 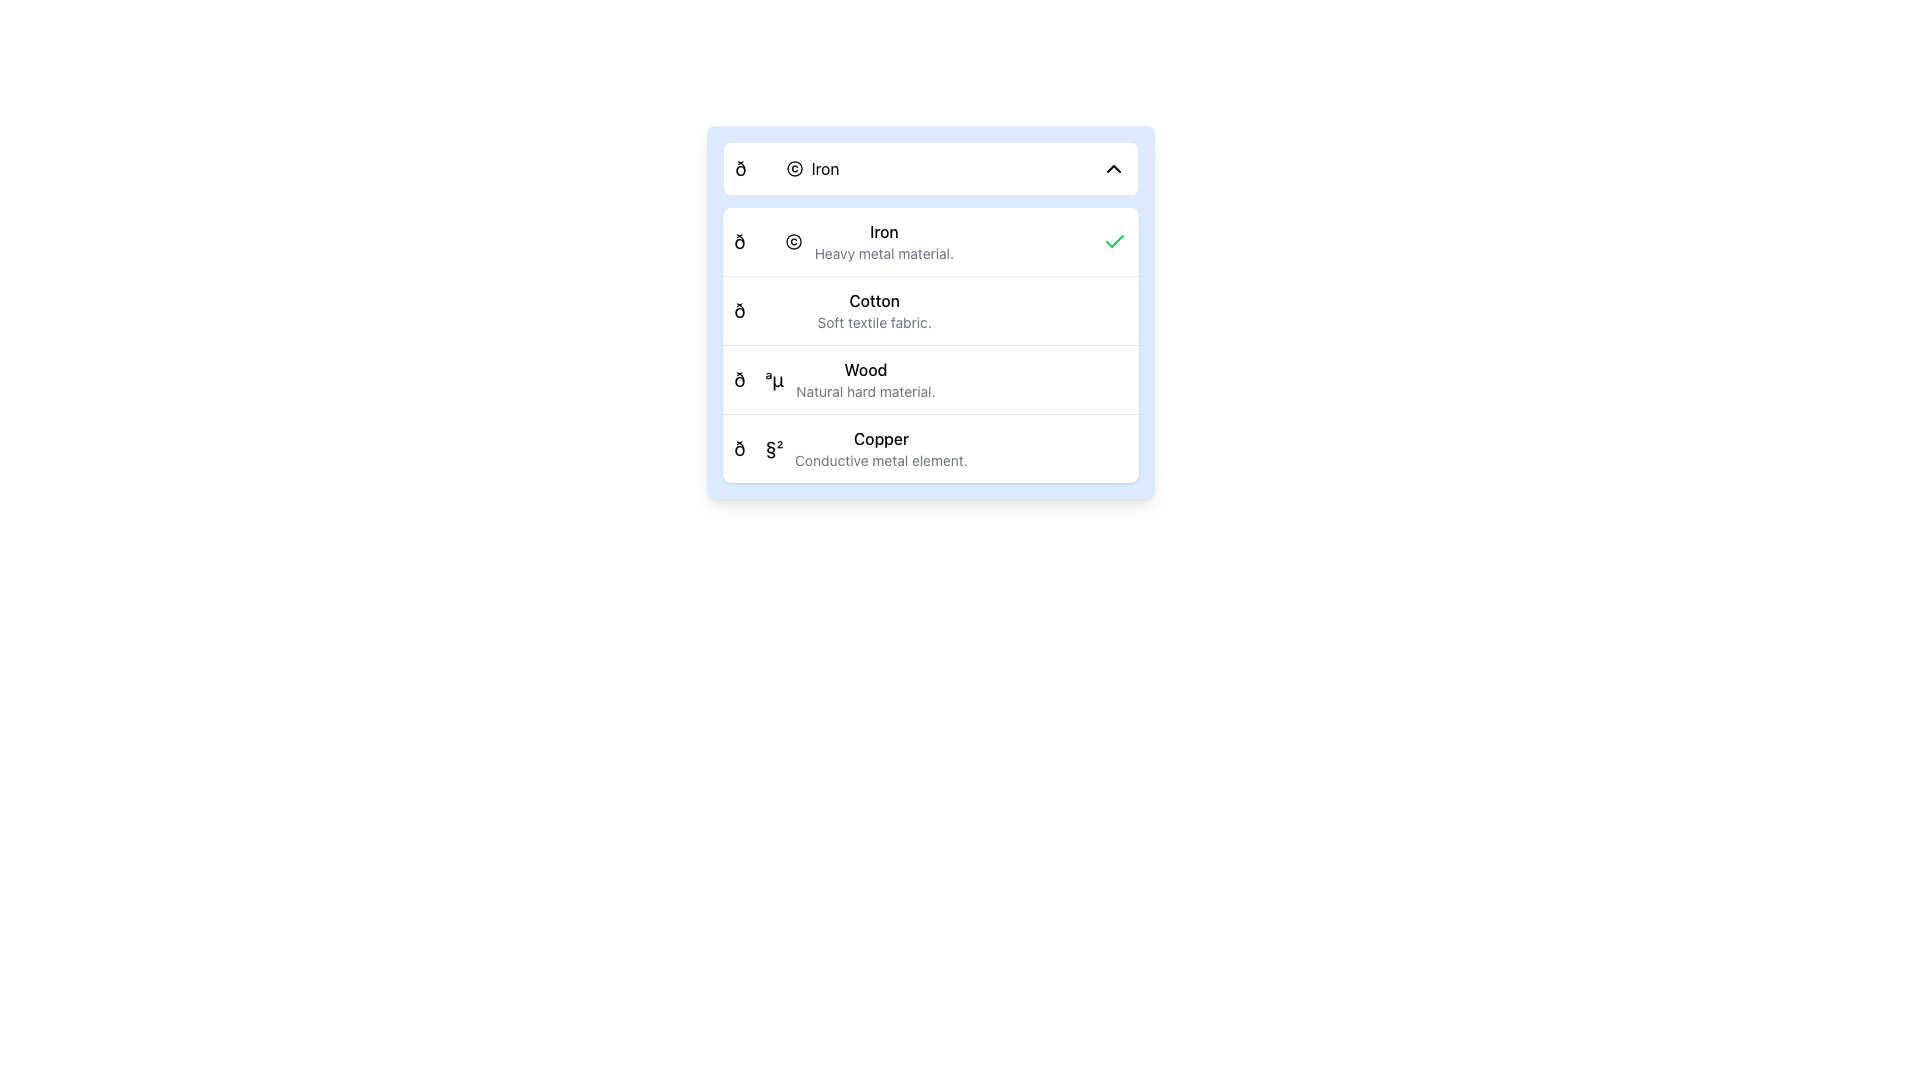 What do you see at coordinates (757, 447) in the screenshot?
I see `the decorative icon representing the 'Copper' item, located to the left of the text 'CopperConductive metal element.'` at bounding box center [757, 447].